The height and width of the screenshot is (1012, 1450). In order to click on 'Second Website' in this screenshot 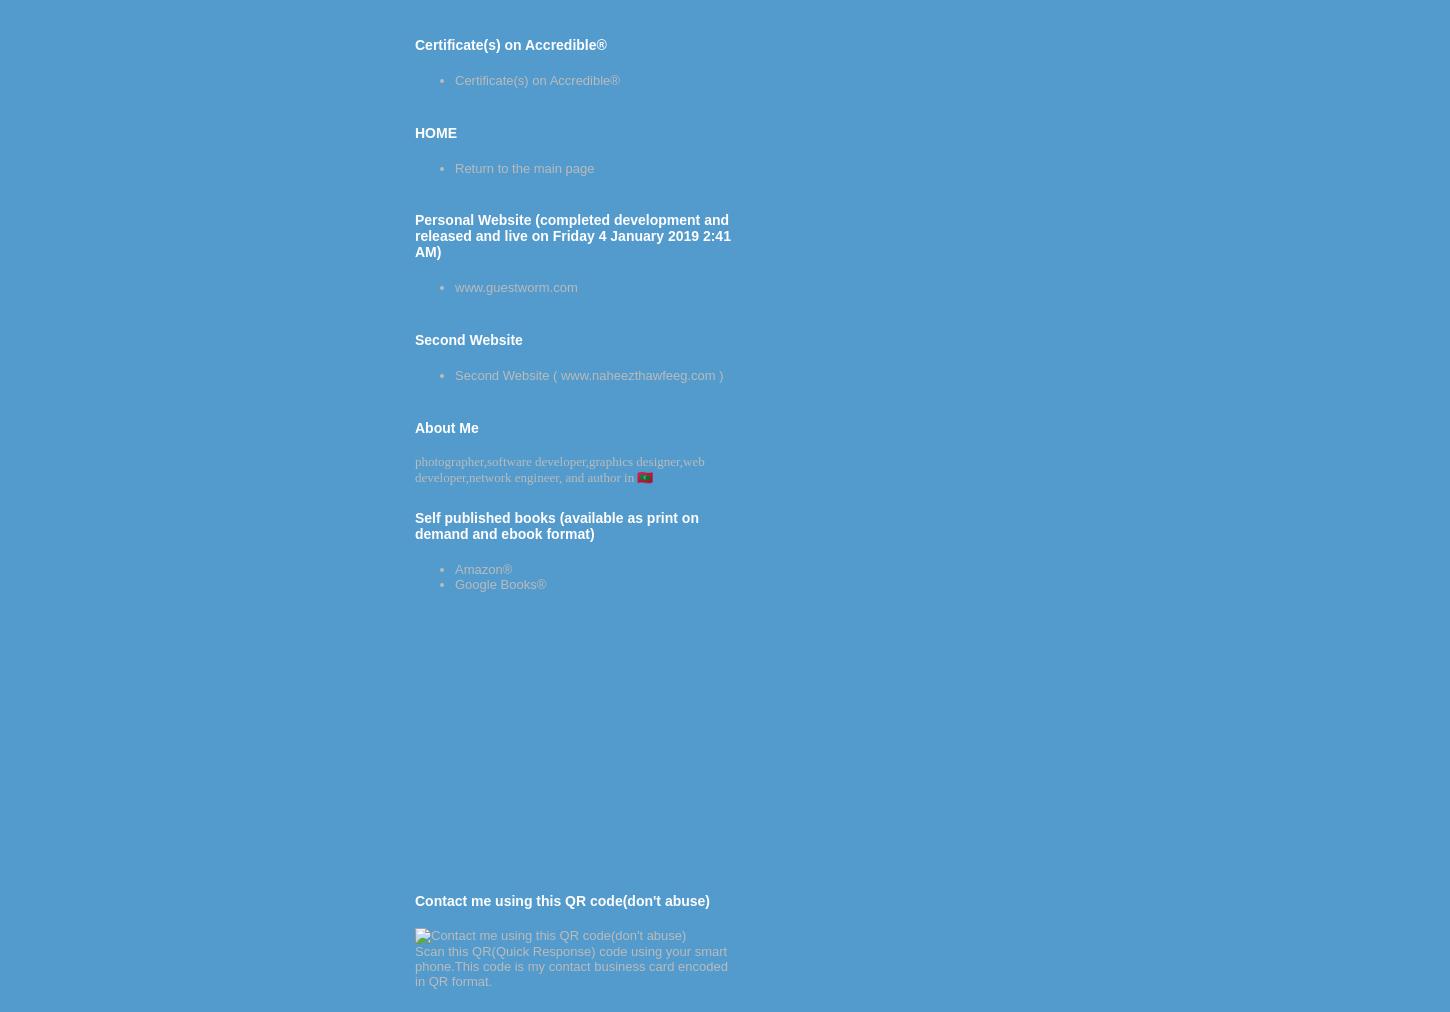, I will do `click(467, 338)`.